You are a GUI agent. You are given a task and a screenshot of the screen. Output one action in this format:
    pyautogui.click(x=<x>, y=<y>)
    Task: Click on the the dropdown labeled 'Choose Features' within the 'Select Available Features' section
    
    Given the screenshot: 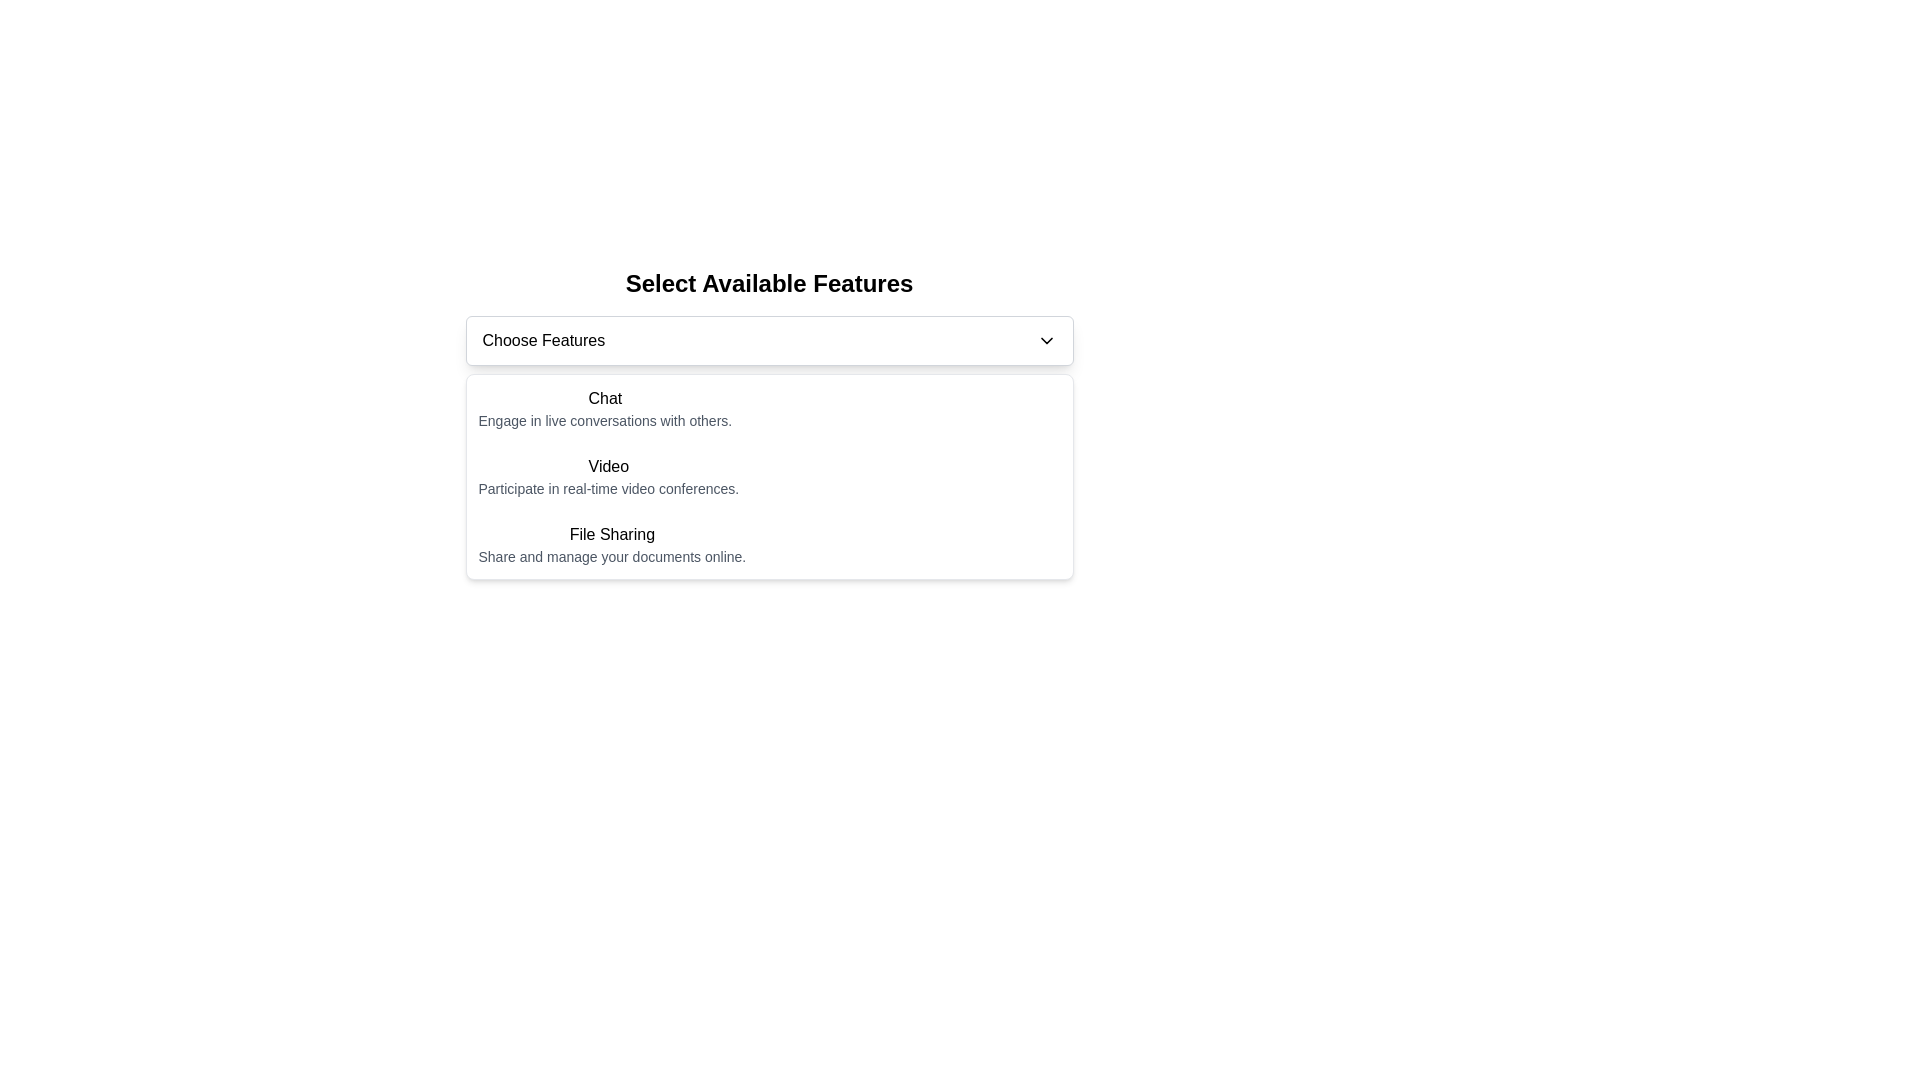 What is the action you would take?
    pyautogui.click(x=768, y=339)
    